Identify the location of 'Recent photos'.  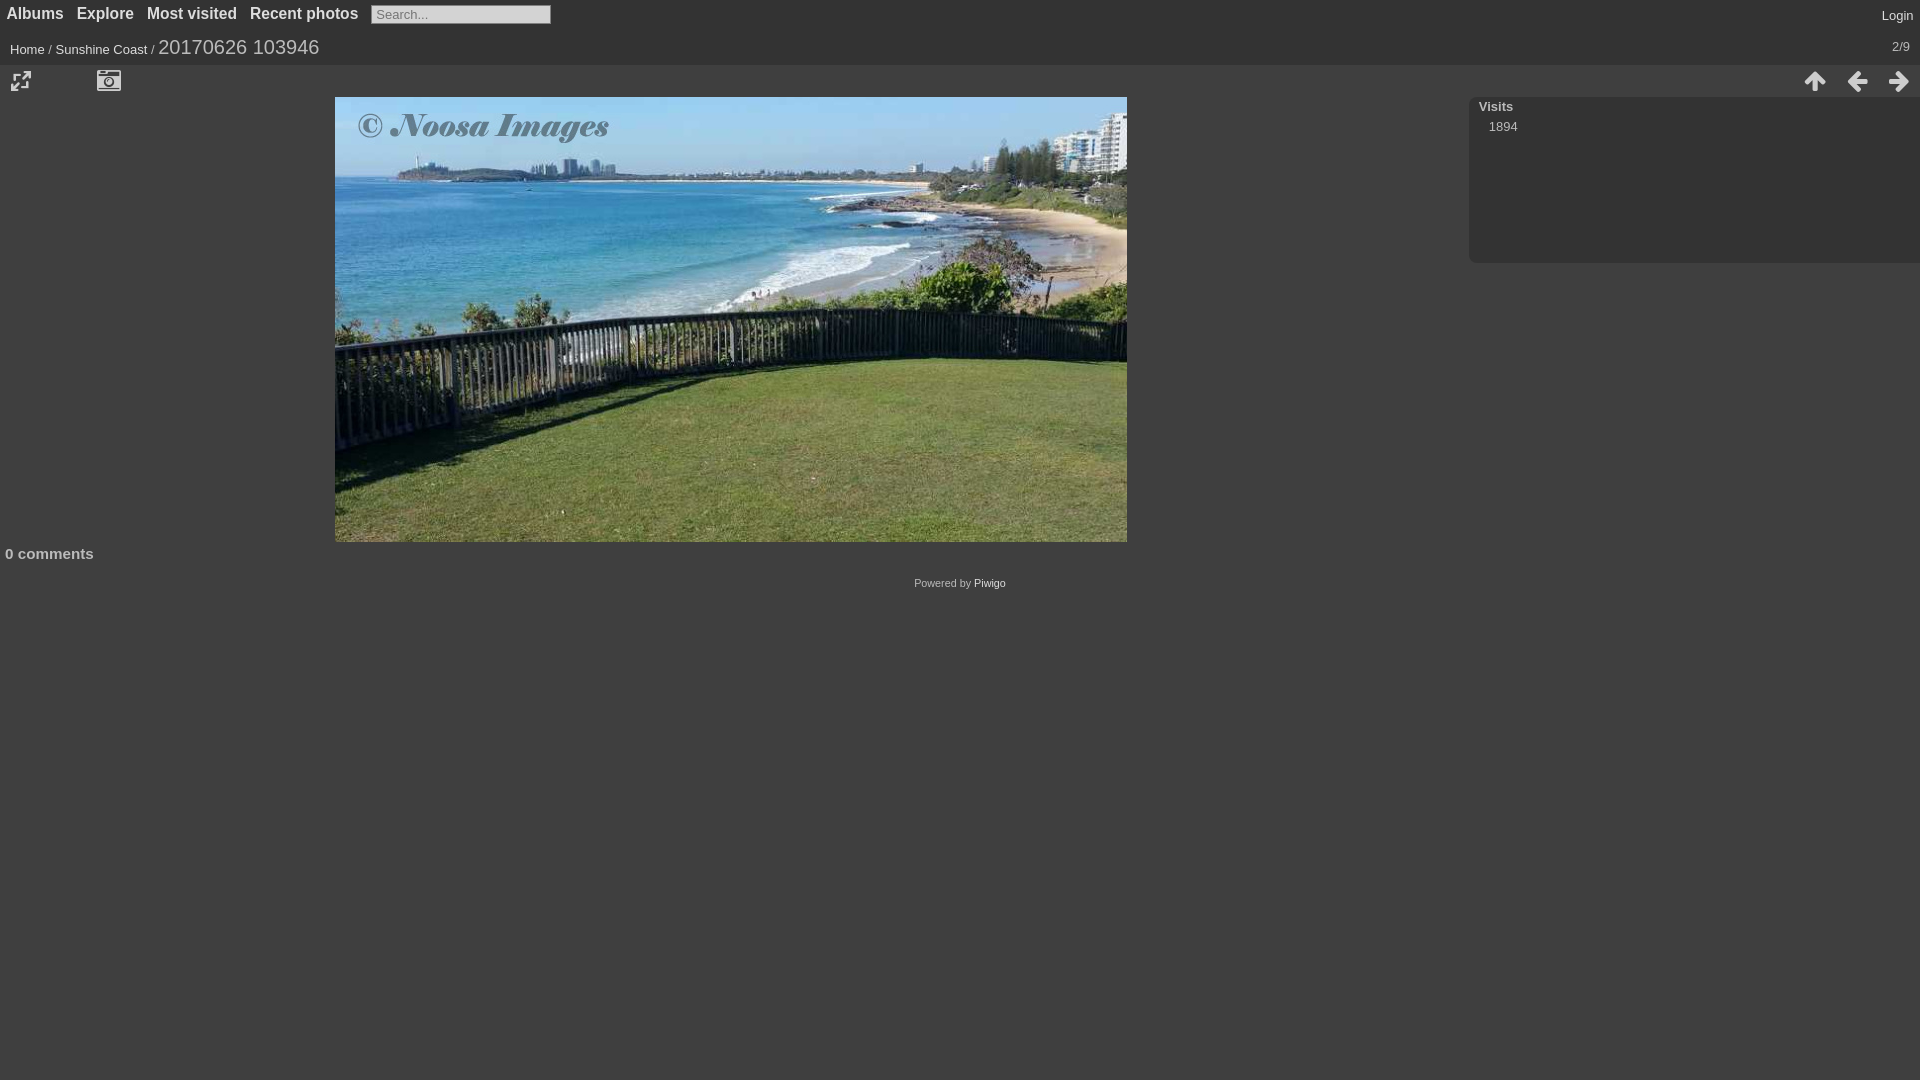
(302, 13).